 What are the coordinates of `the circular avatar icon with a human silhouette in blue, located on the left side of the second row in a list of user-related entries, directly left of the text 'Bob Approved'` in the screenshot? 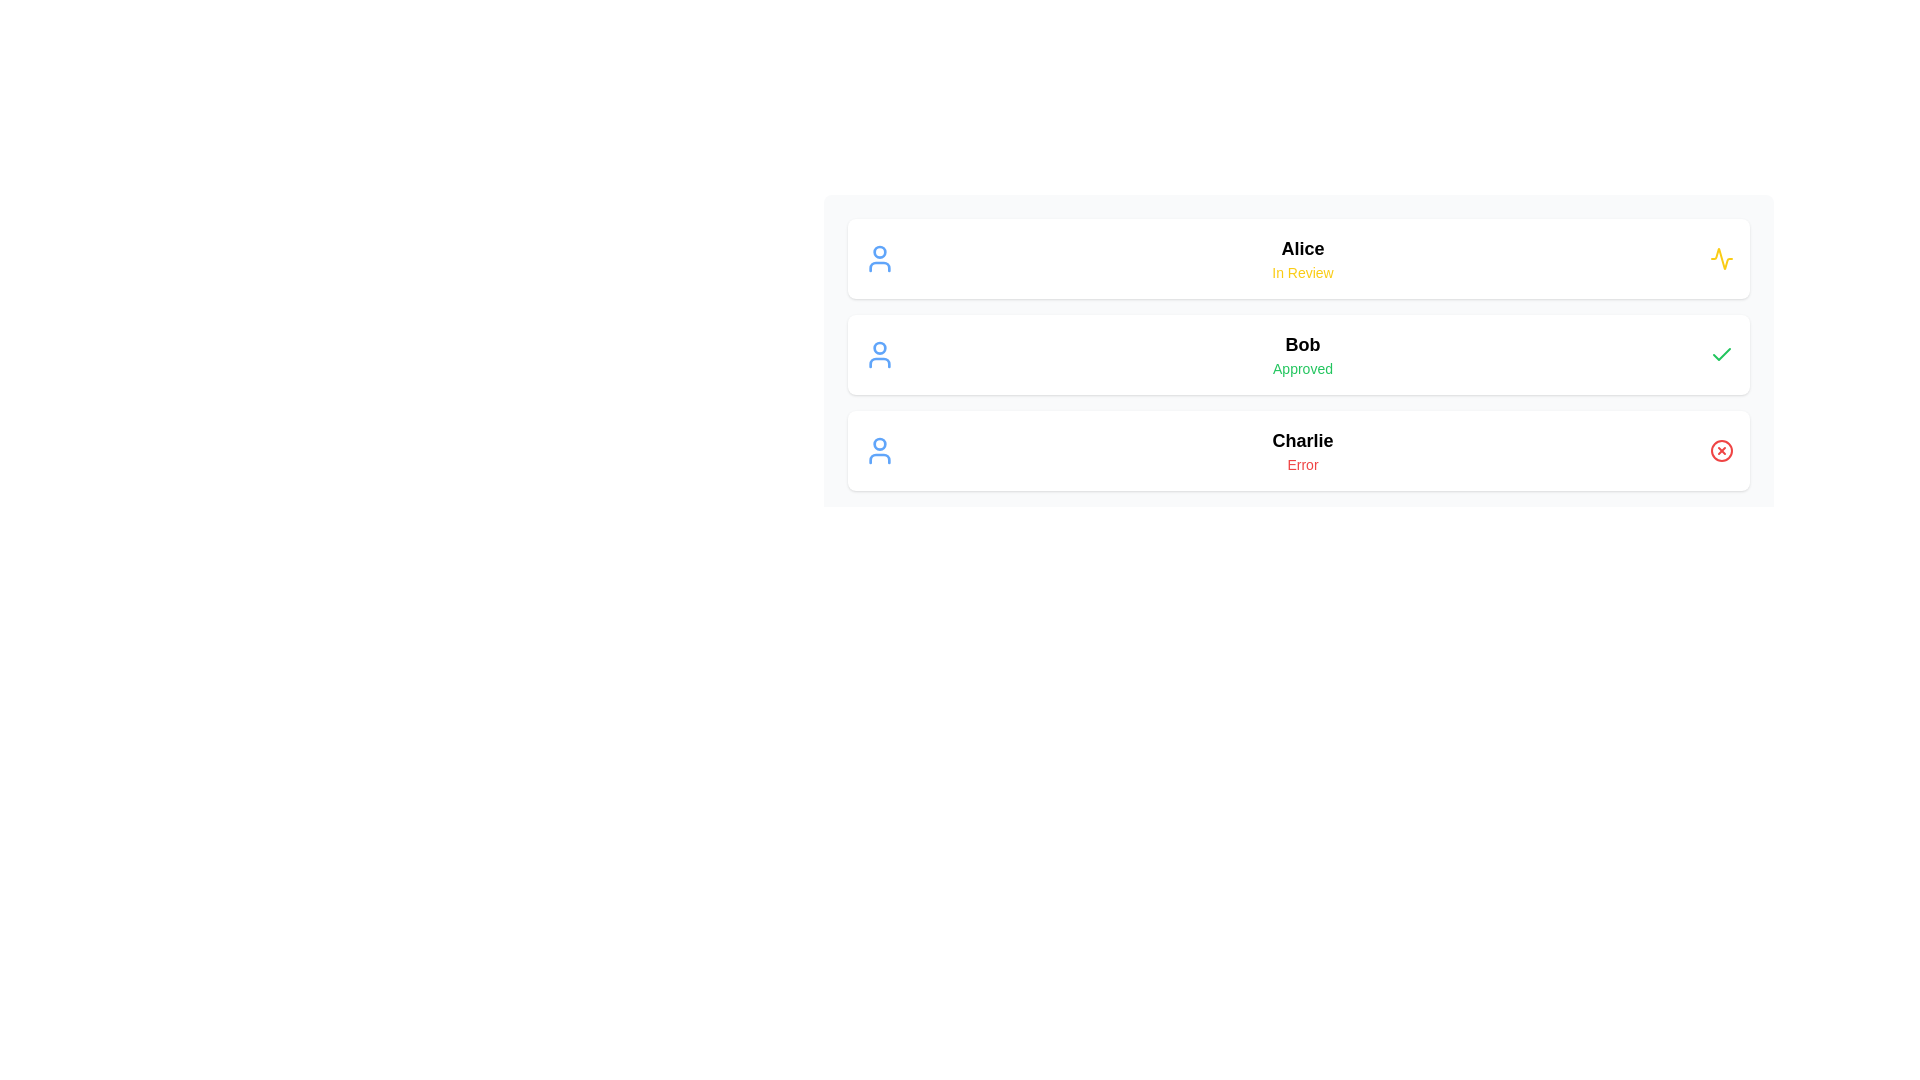 It's located at (879, 353).